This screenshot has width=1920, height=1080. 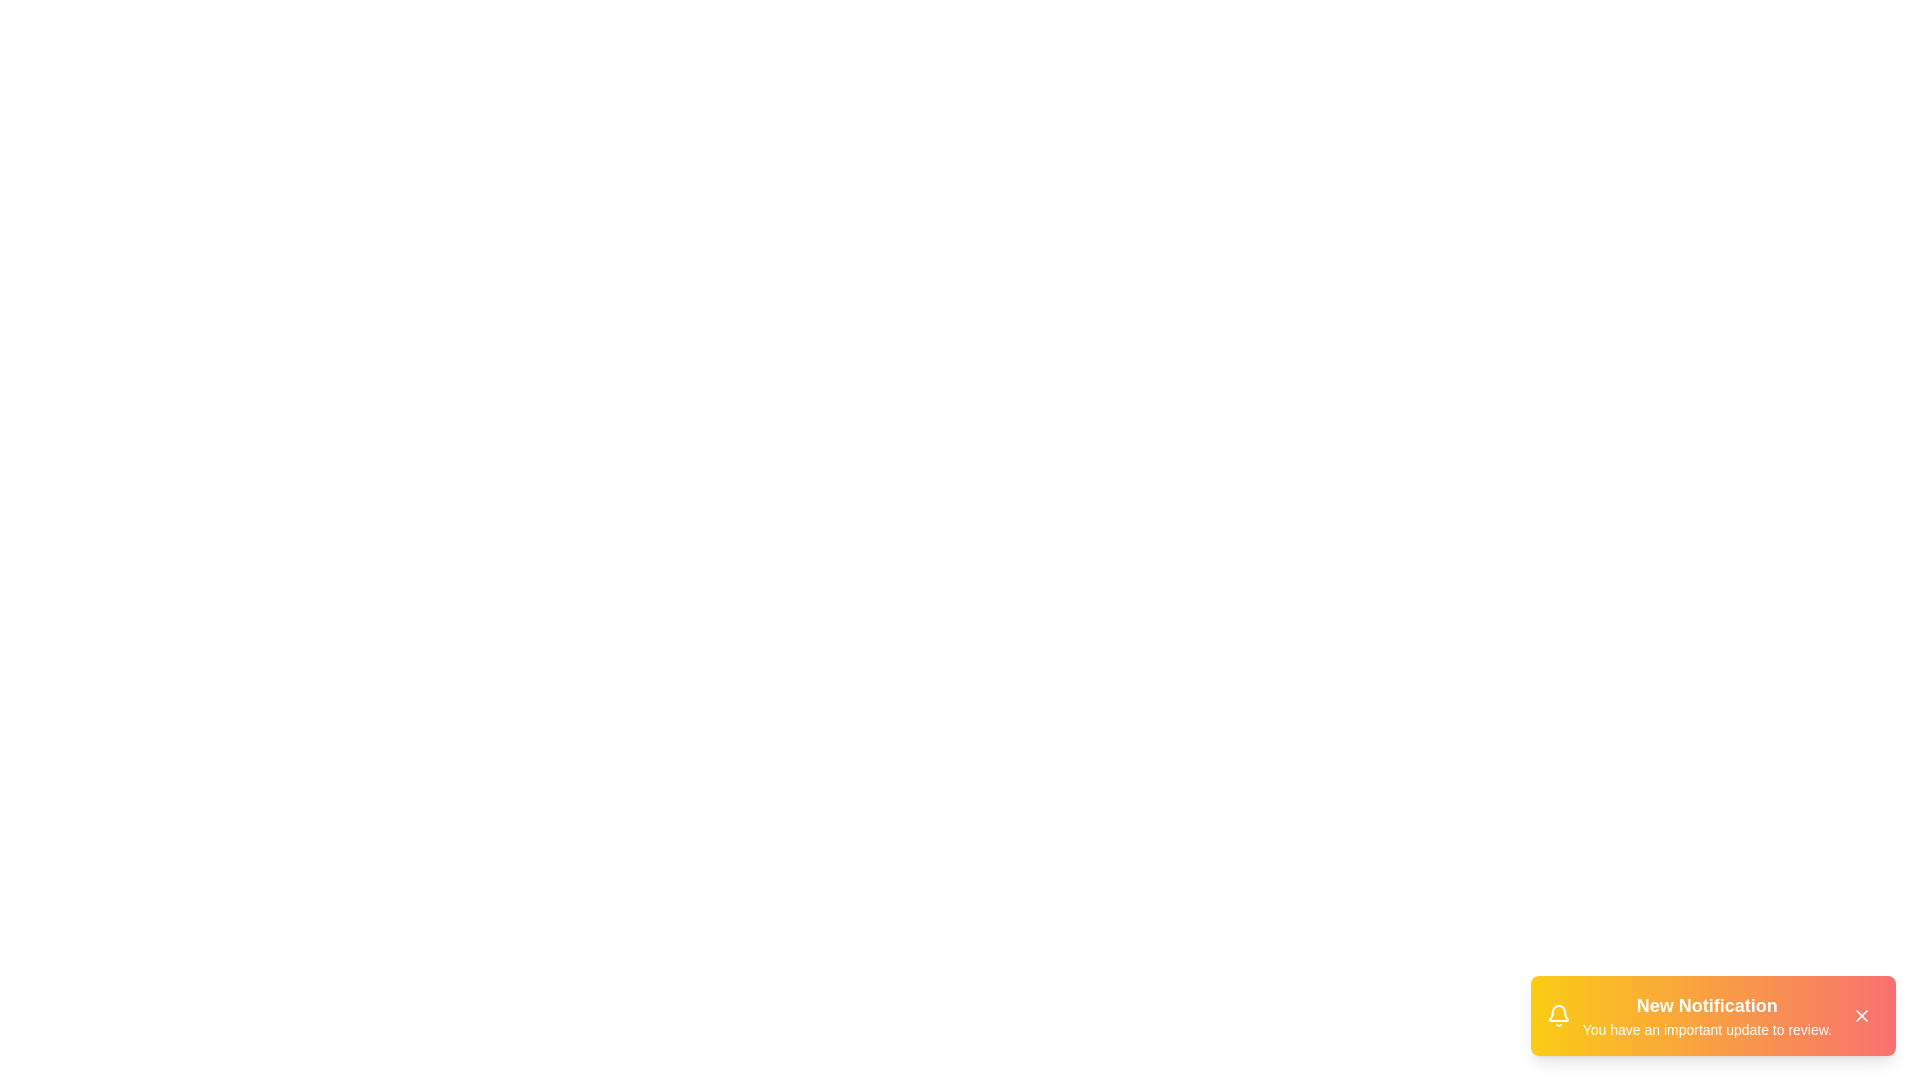 I want to click on the close button of the snackbar to dismiss it, so click(x=1861, y=1015).